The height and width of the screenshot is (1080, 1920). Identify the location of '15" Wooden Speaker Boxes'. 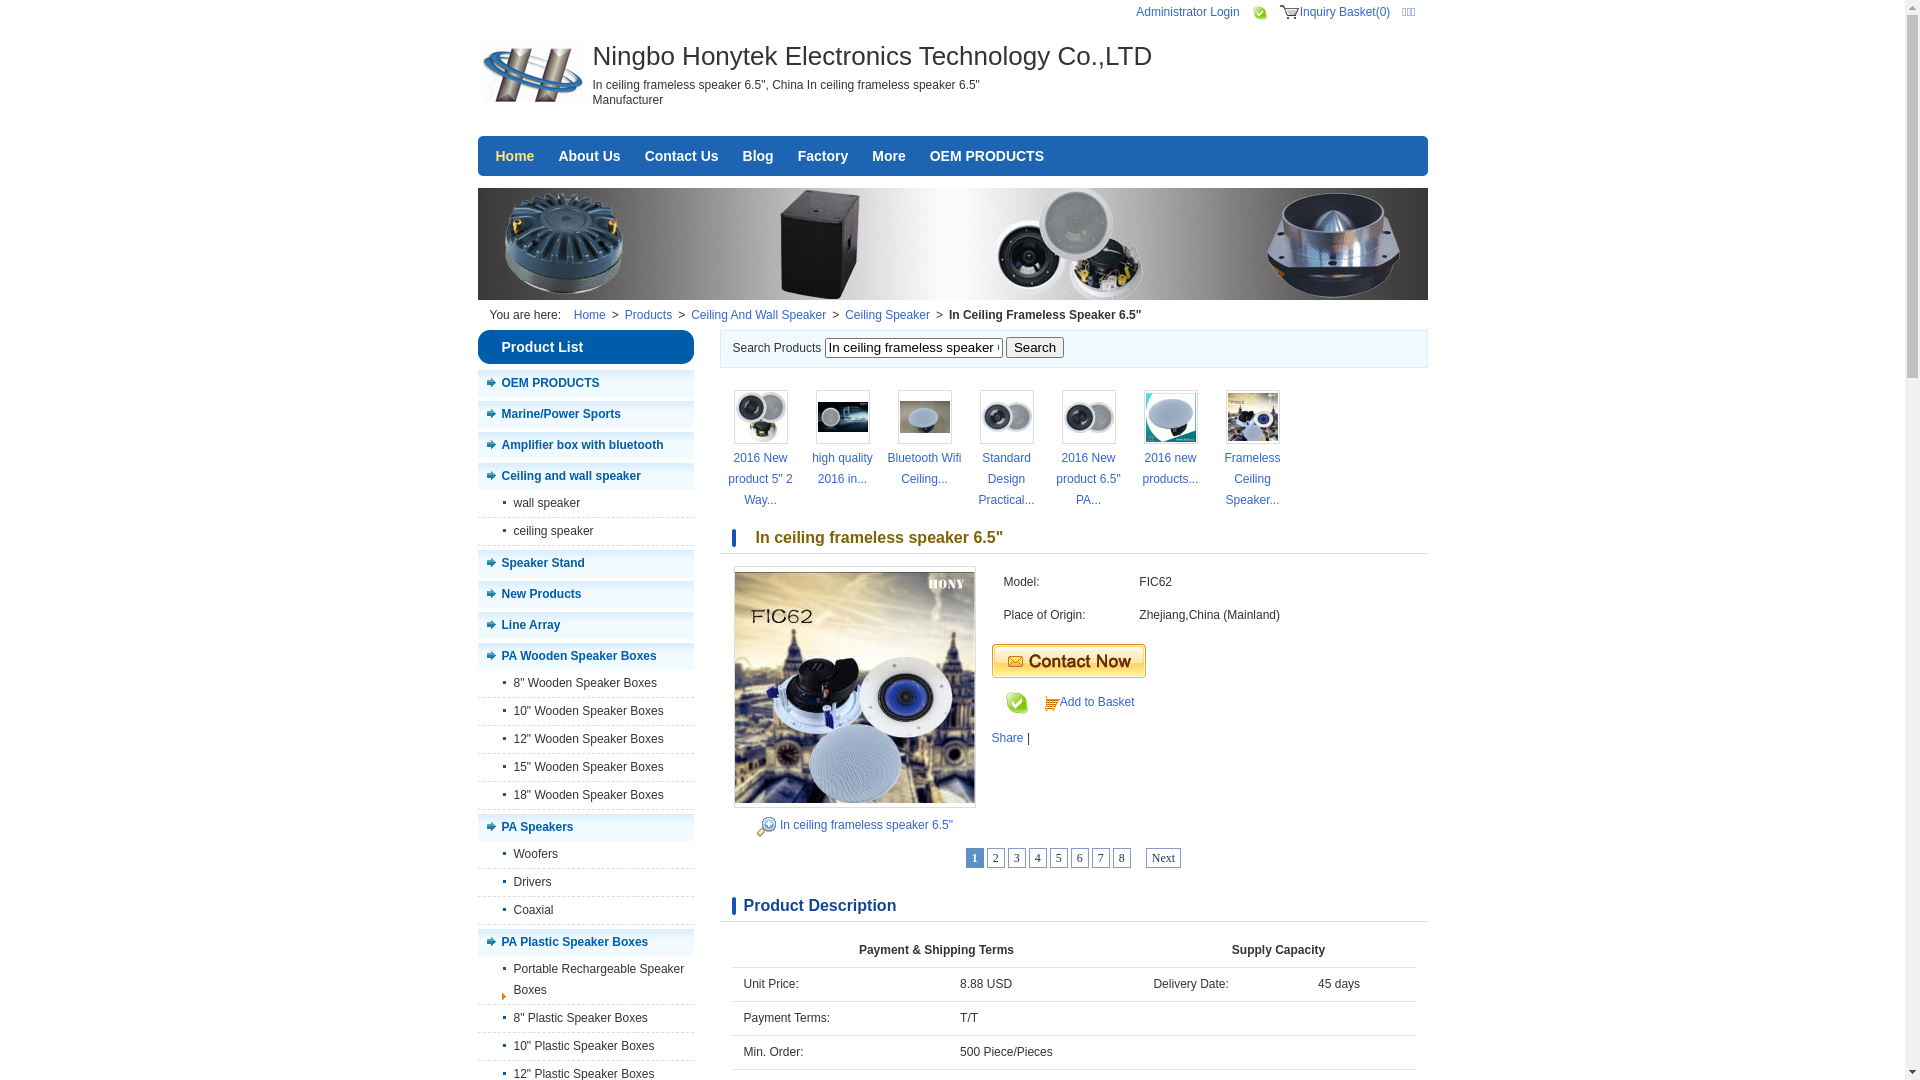
(584, 766).